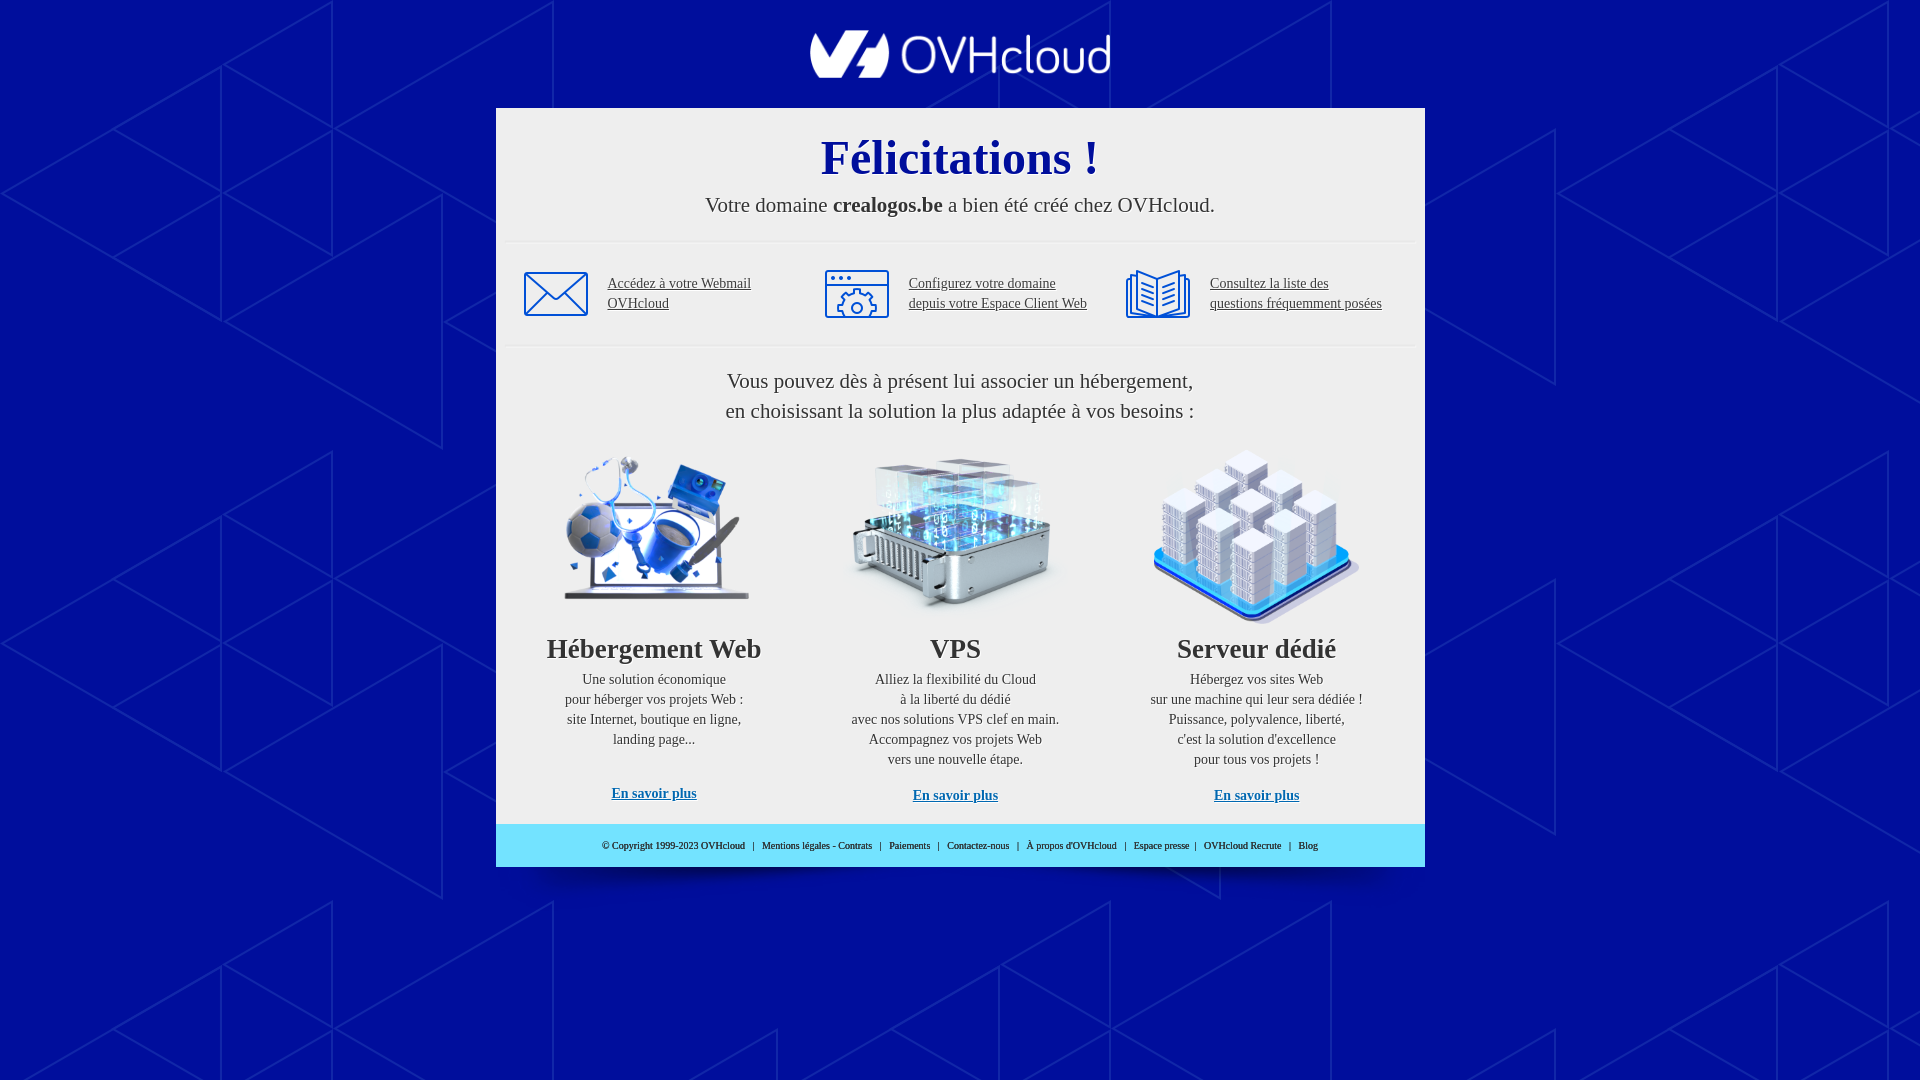  What do you see at coordinates (653, 792) in the screenshot?
I see `'En savoir plus'` at bounding box center [653, 792].